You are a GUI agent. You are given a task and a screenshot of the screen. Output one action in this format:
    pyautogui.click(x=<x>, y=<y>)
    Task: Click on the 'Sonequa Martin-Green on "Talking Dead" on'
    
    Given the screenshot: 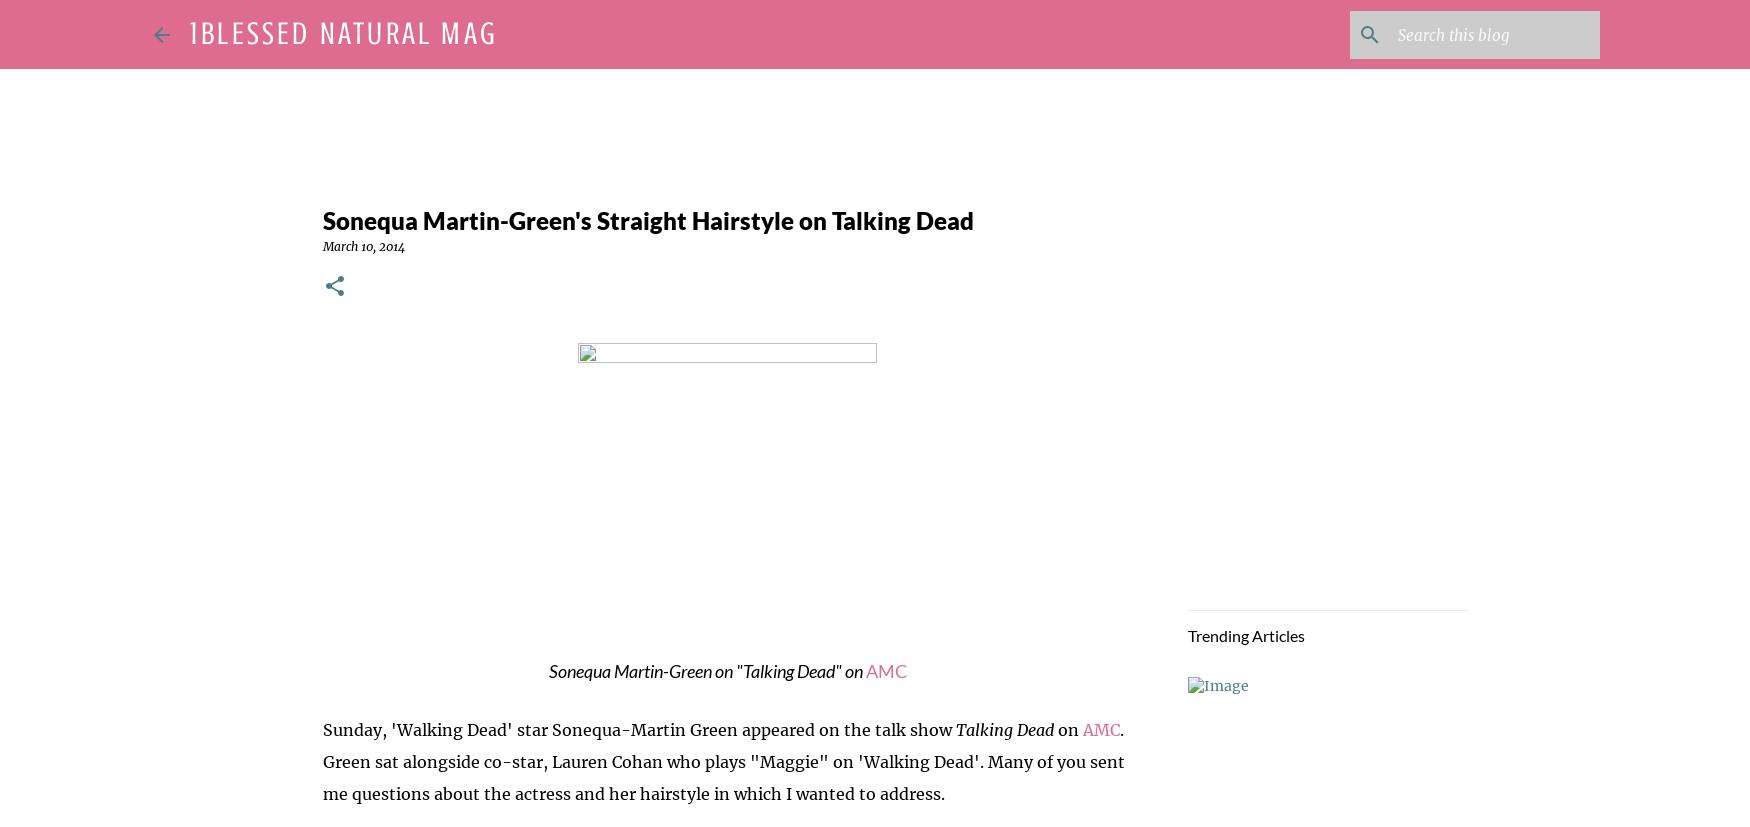 What is the action you would take?
    pyautogui.click(x=706, y=670)
    